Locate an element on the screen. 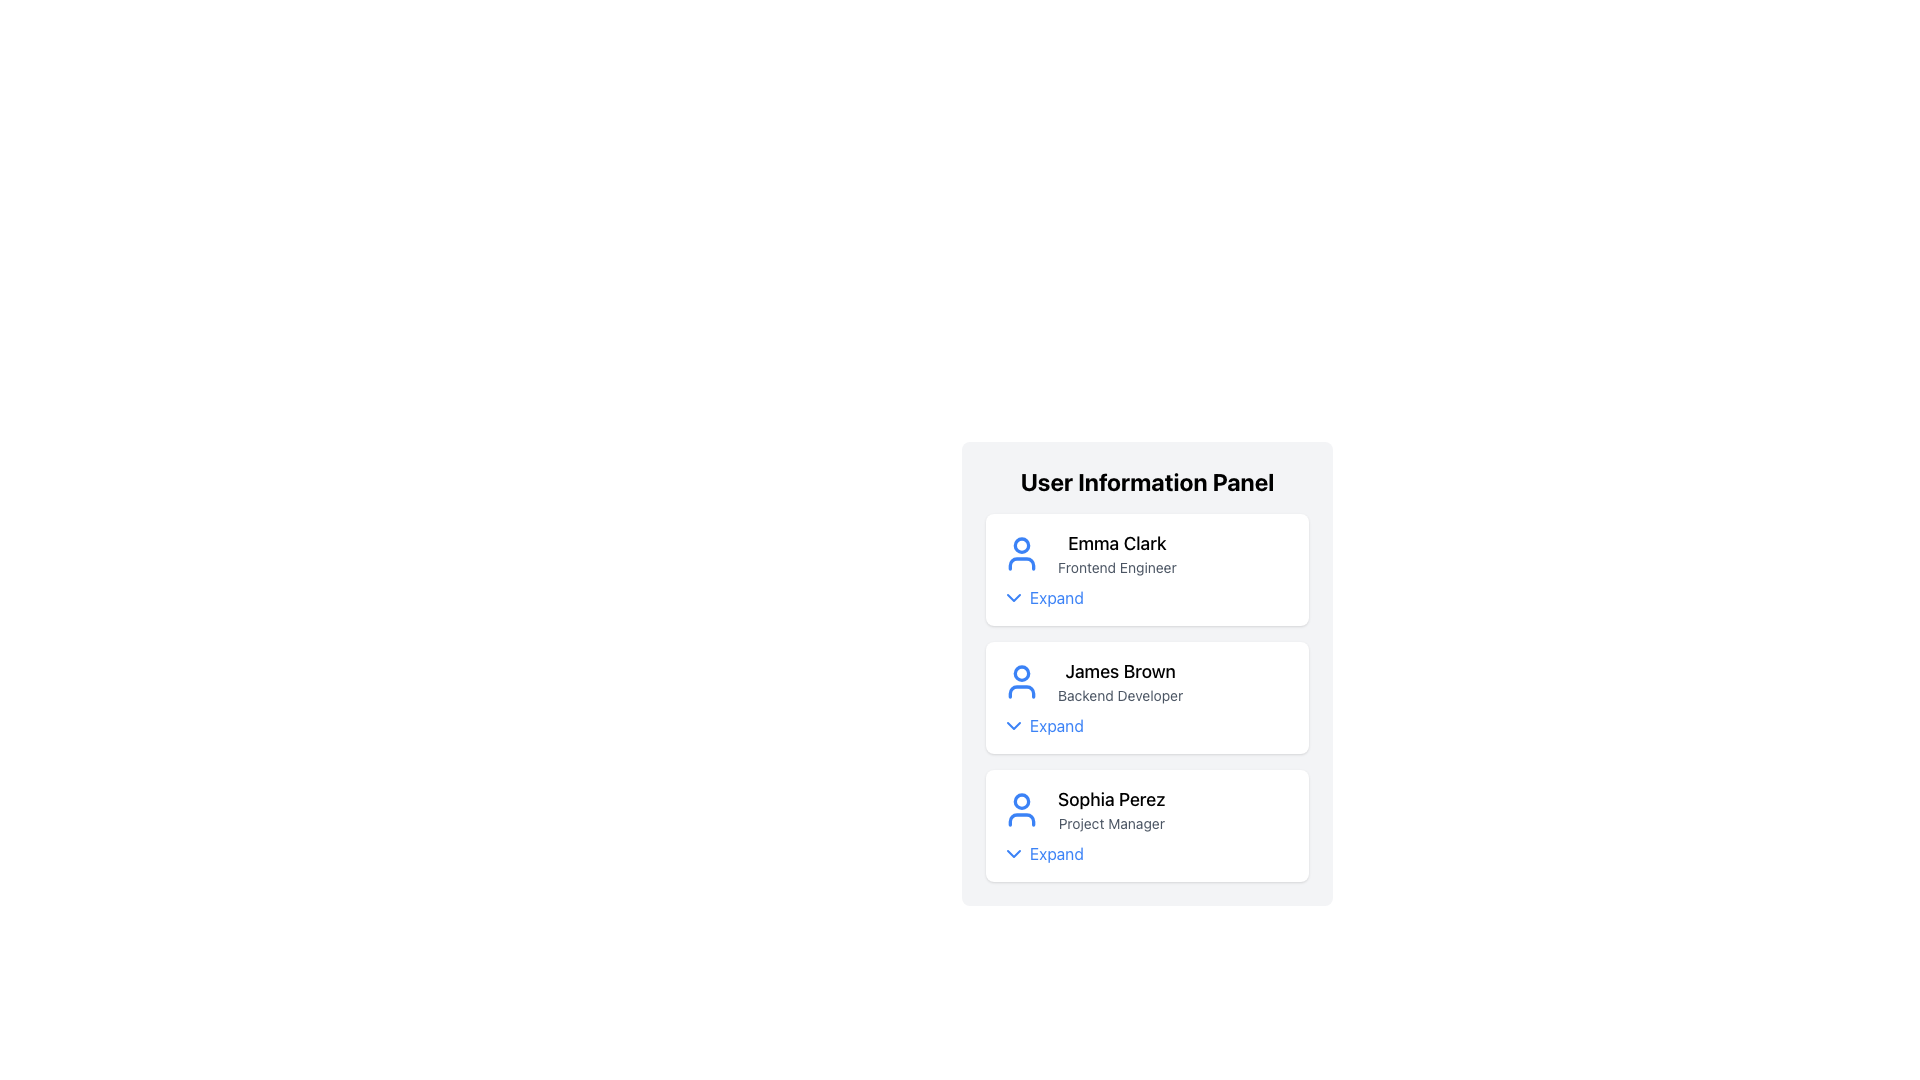 The width and height of the screenshot is (1920, 1080). the label identifying the user 'James Brown', which is located in the middle section of the User Information Panel, above the career role description 'Backend Developer' is located at coordinates (1120, 671).